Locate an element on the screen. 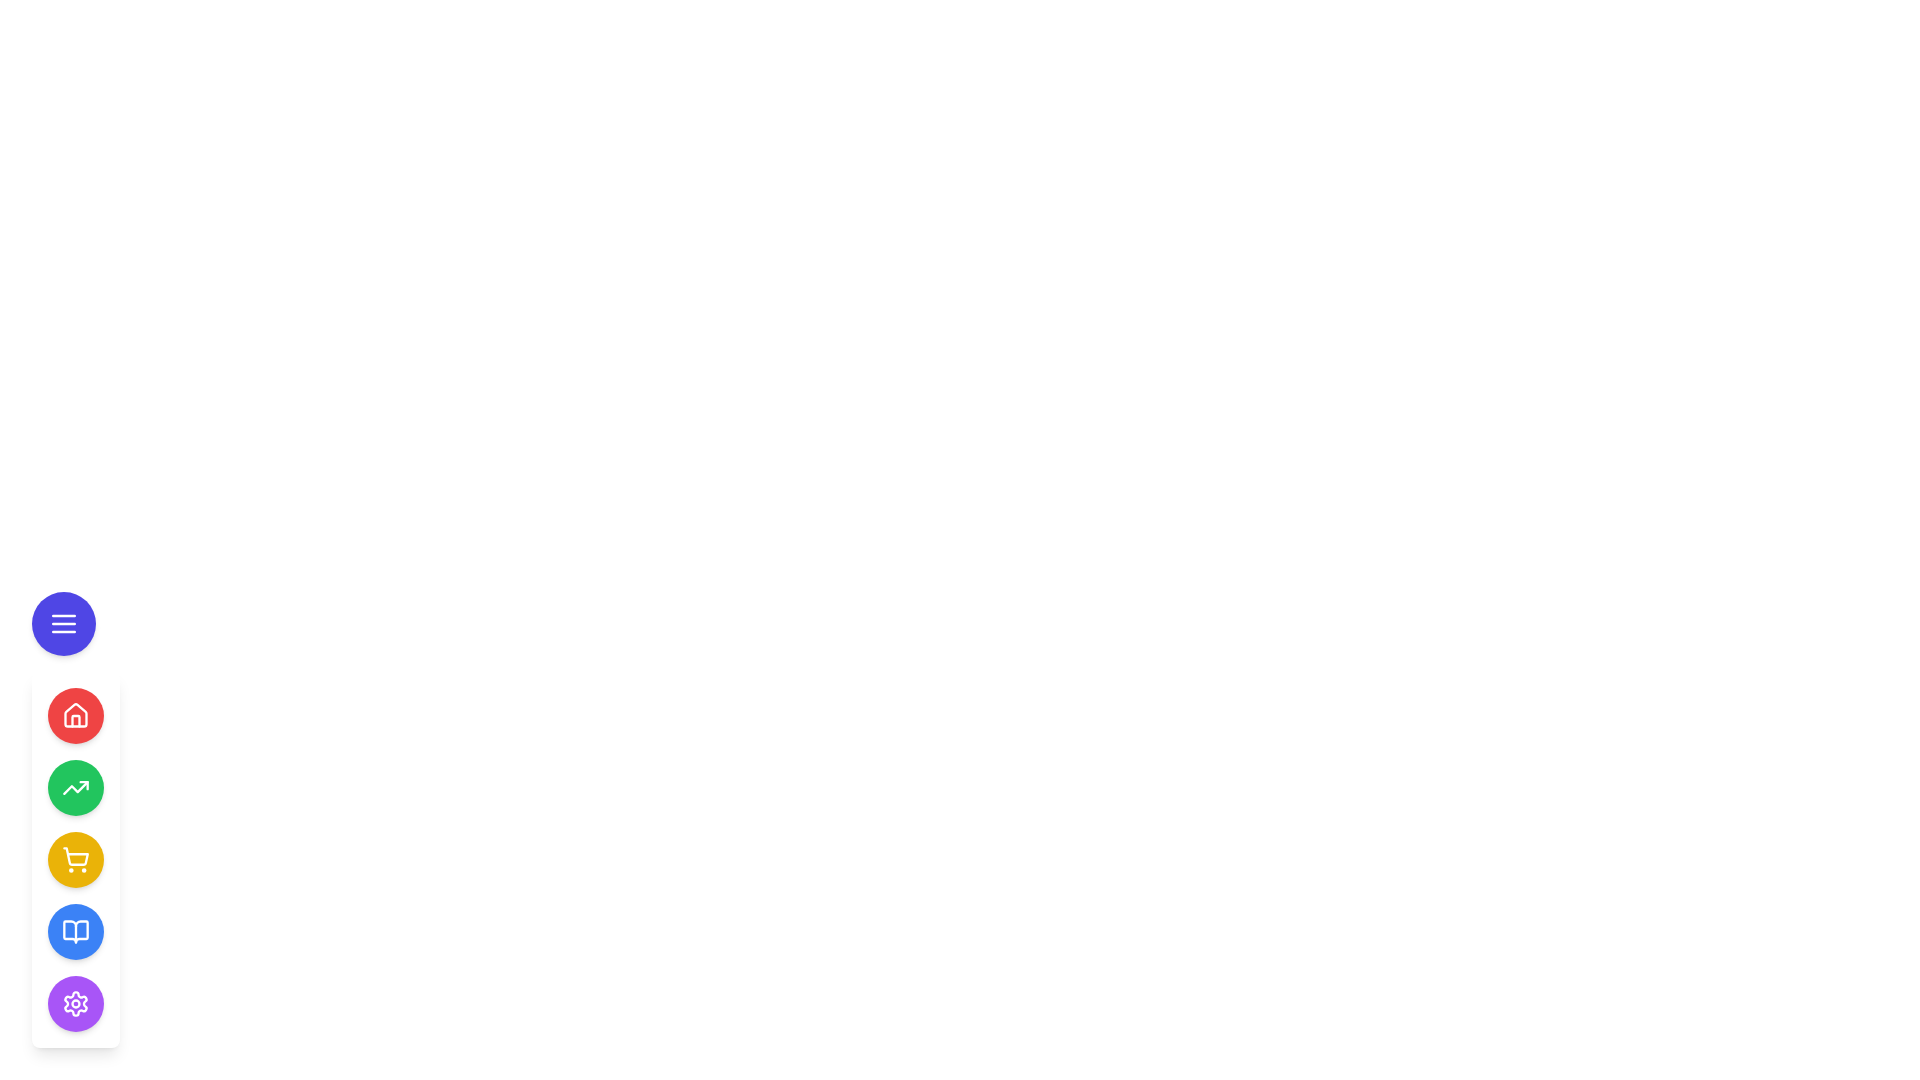  the open book icon with a blue circular background is located at coordinates (76, 932).